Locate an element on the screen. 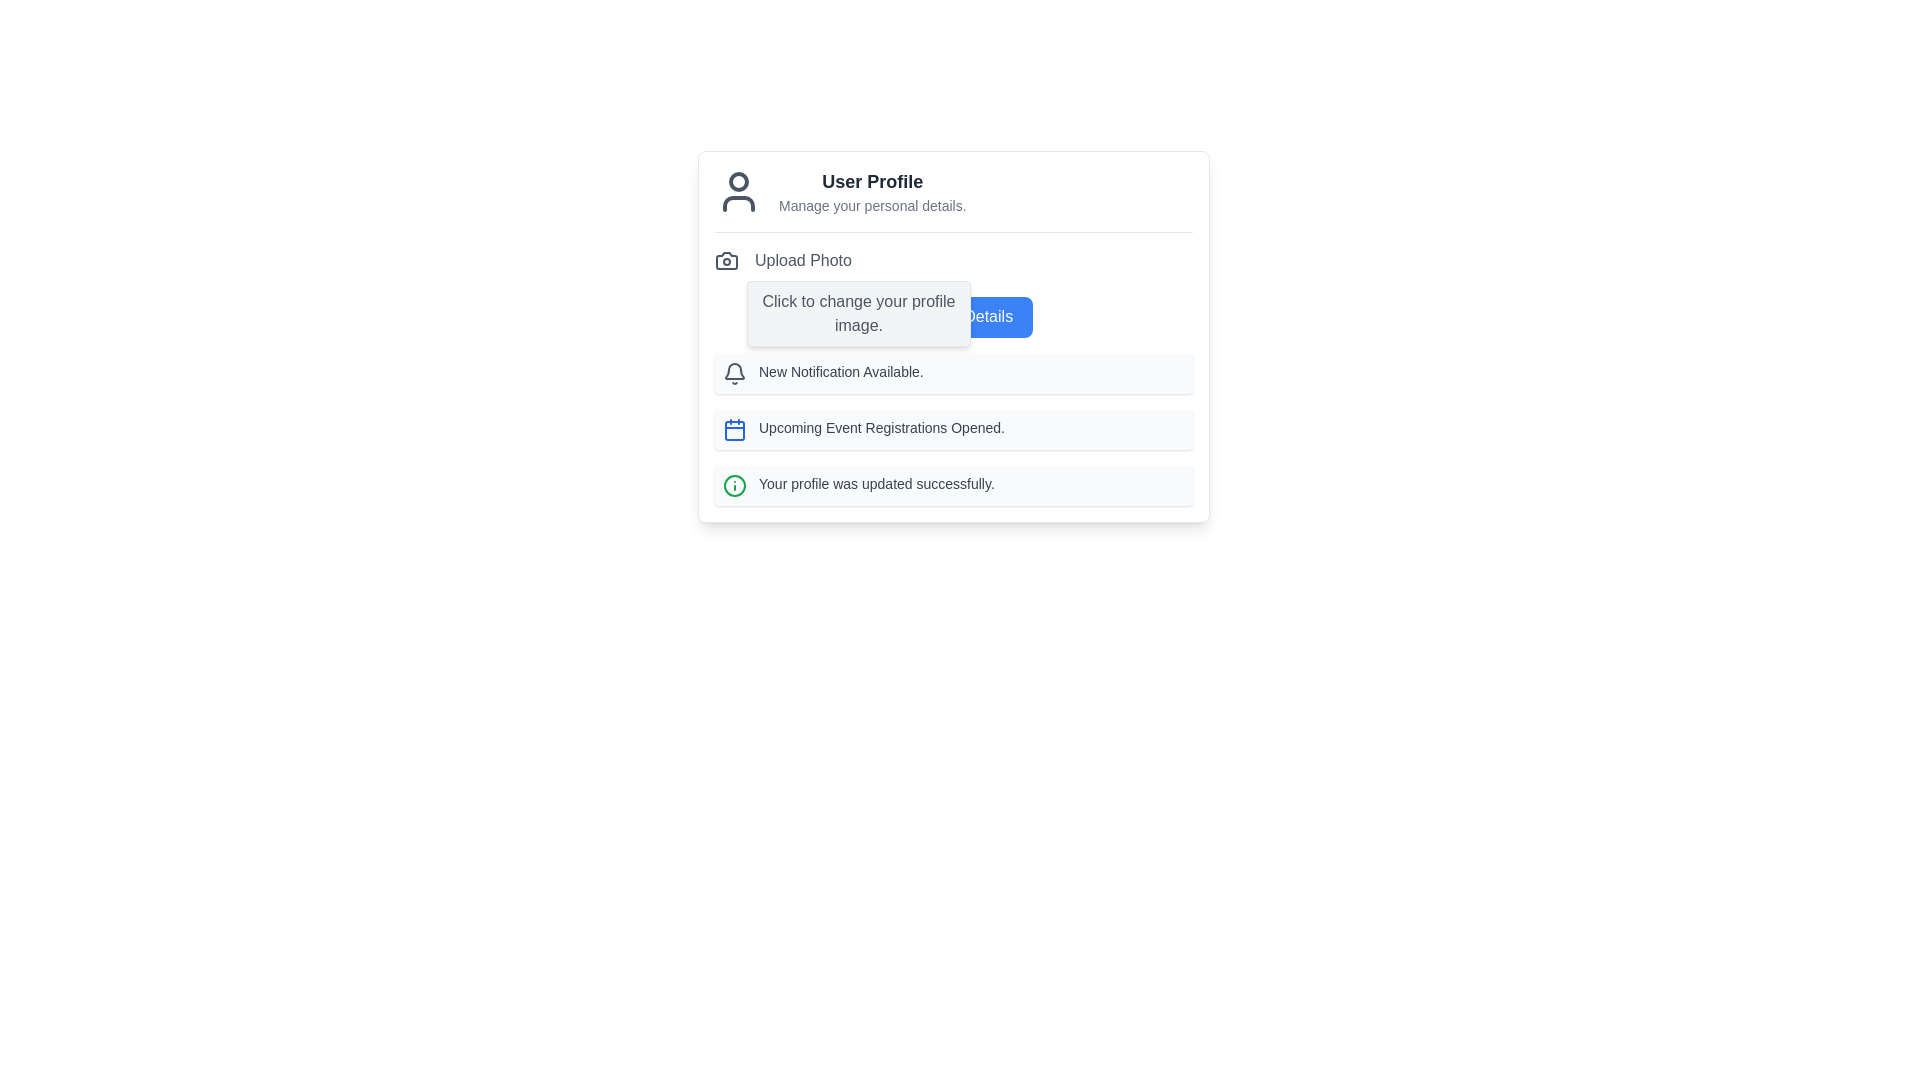 This screenshot has width=1920, height=1080. the circular graphic element that is part of the user profile badge, located near the top center of the badge, above the 'Upload Photo' button is located at coordinates (738, 181).